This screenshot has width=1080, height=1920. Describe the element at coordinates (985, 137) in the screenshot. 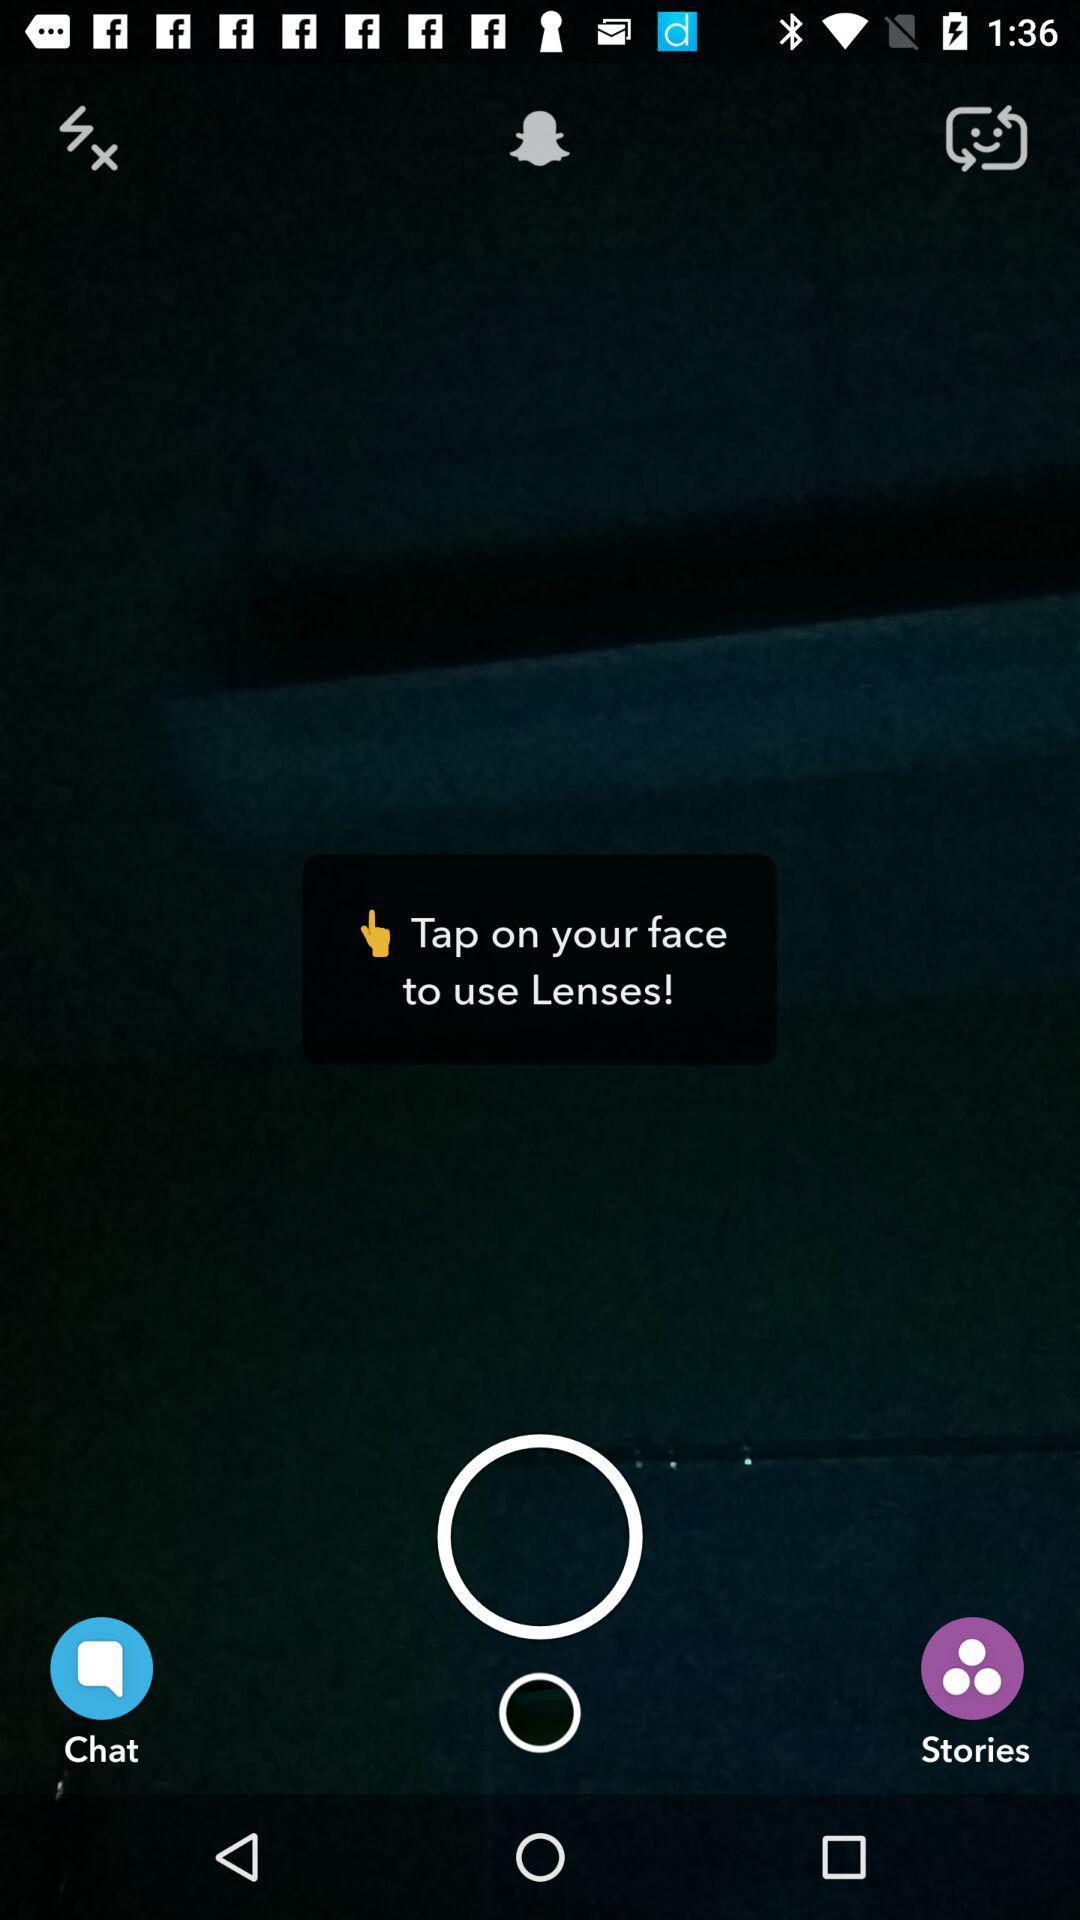

I see `the repeat icon` at that location.